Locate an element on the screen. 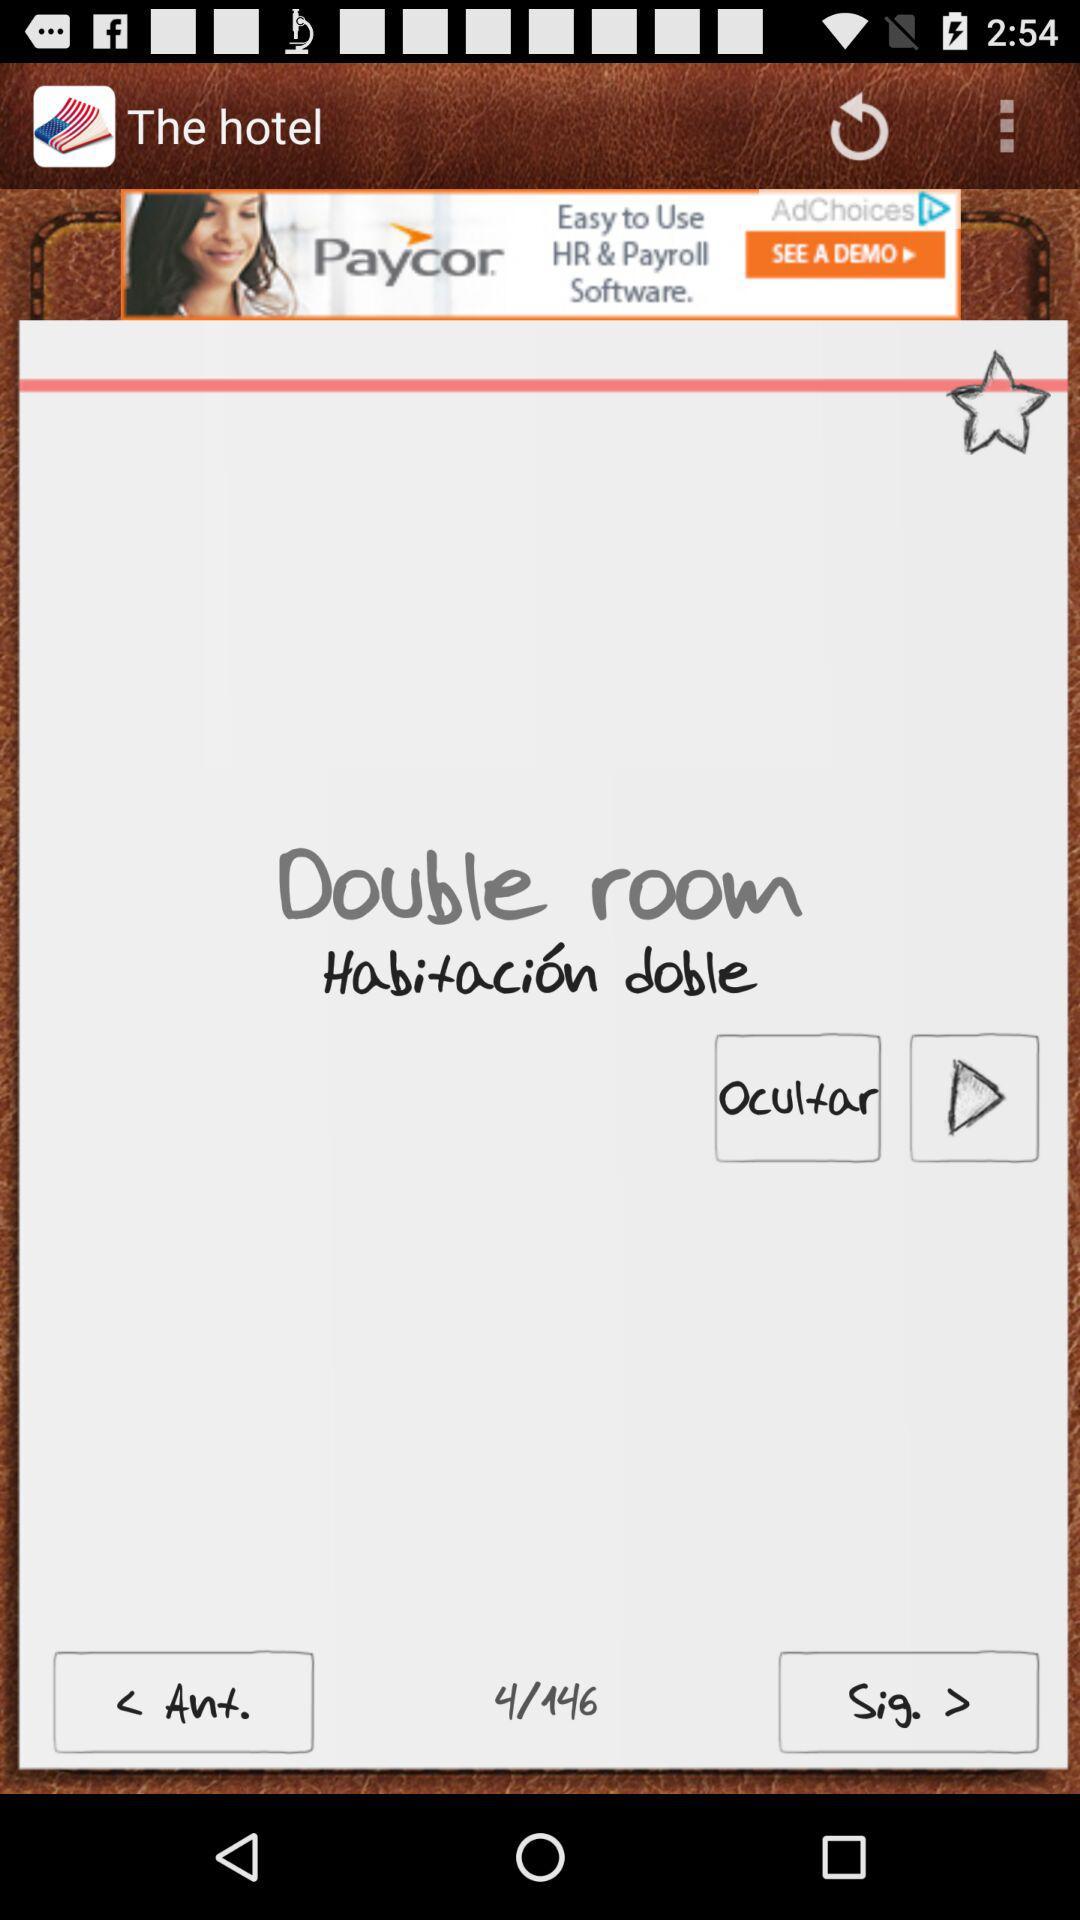  the ocultar is located at coordinates (797, 1096).